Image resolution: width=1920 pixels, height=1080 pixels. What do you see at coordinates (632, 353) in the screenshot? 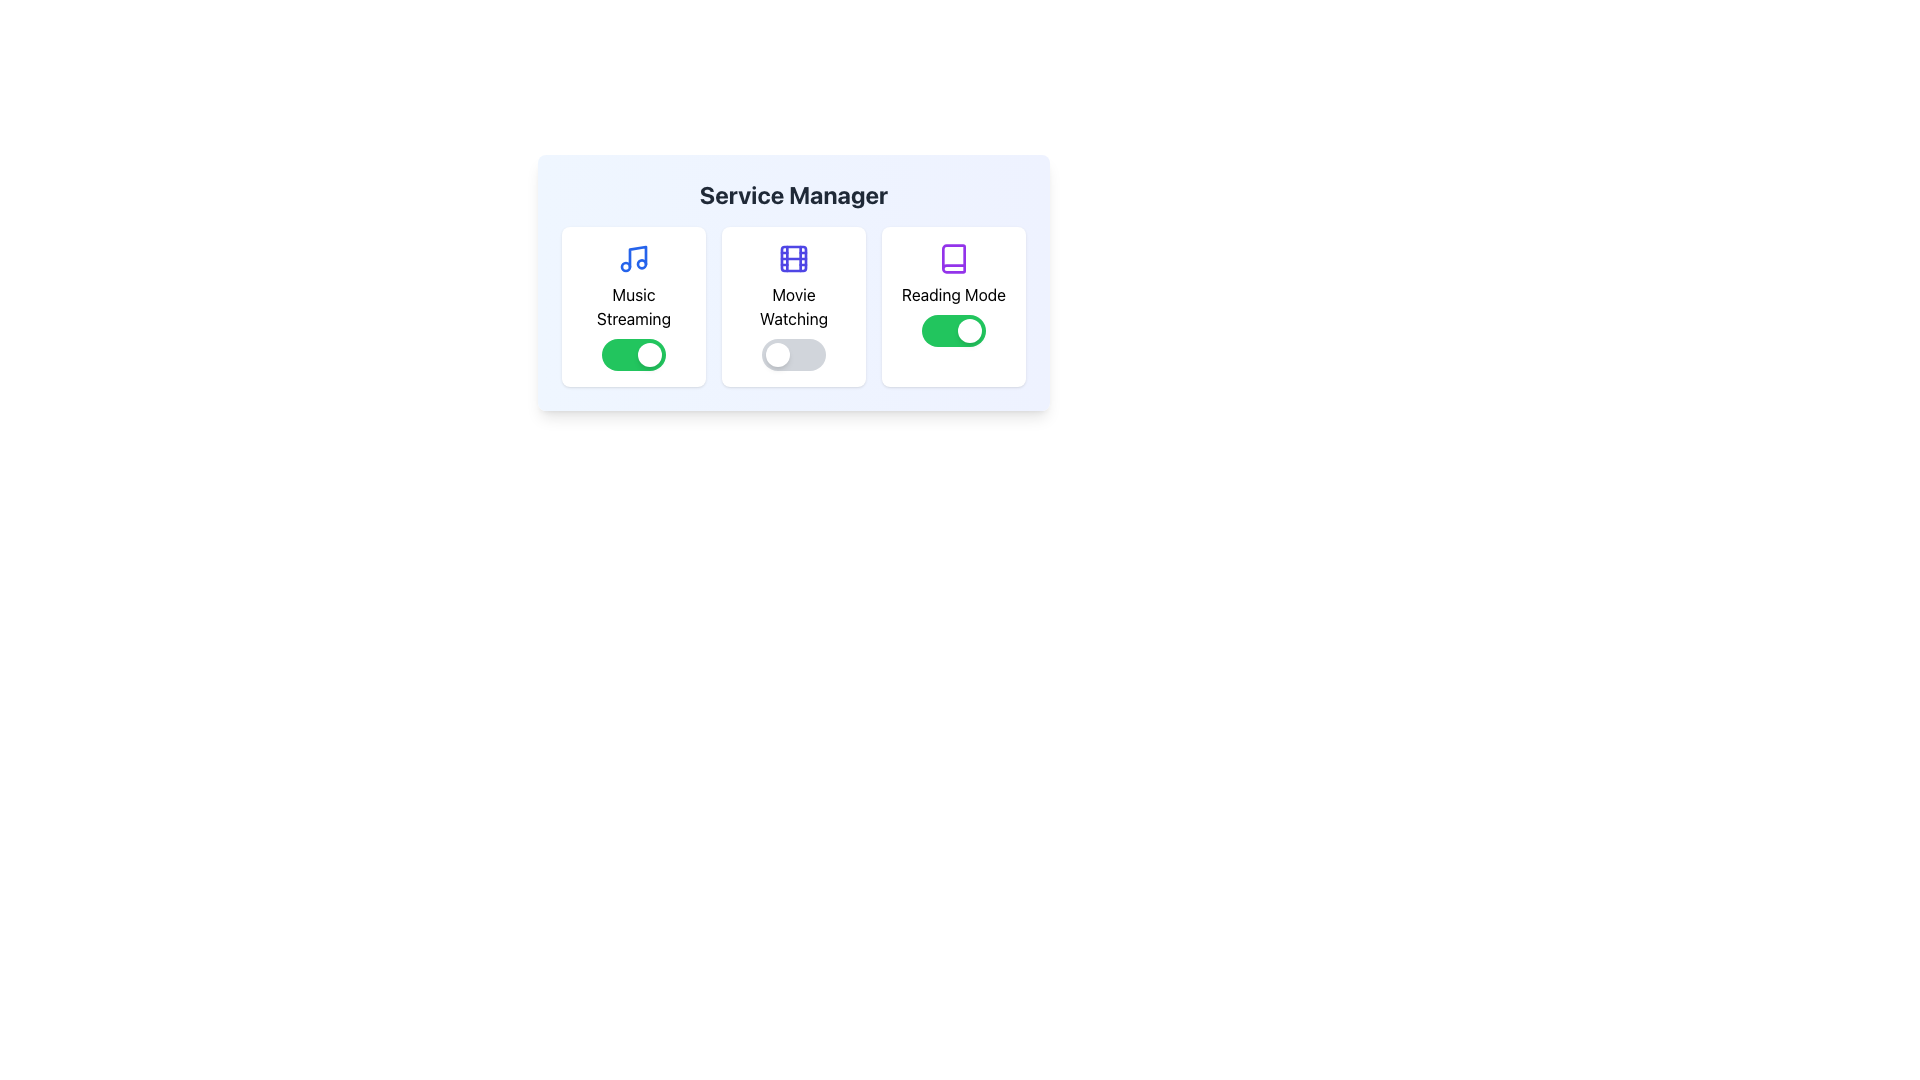
I see `the toggle switch located within the 'Music Streaming' card` at bounding box center [632, 353].